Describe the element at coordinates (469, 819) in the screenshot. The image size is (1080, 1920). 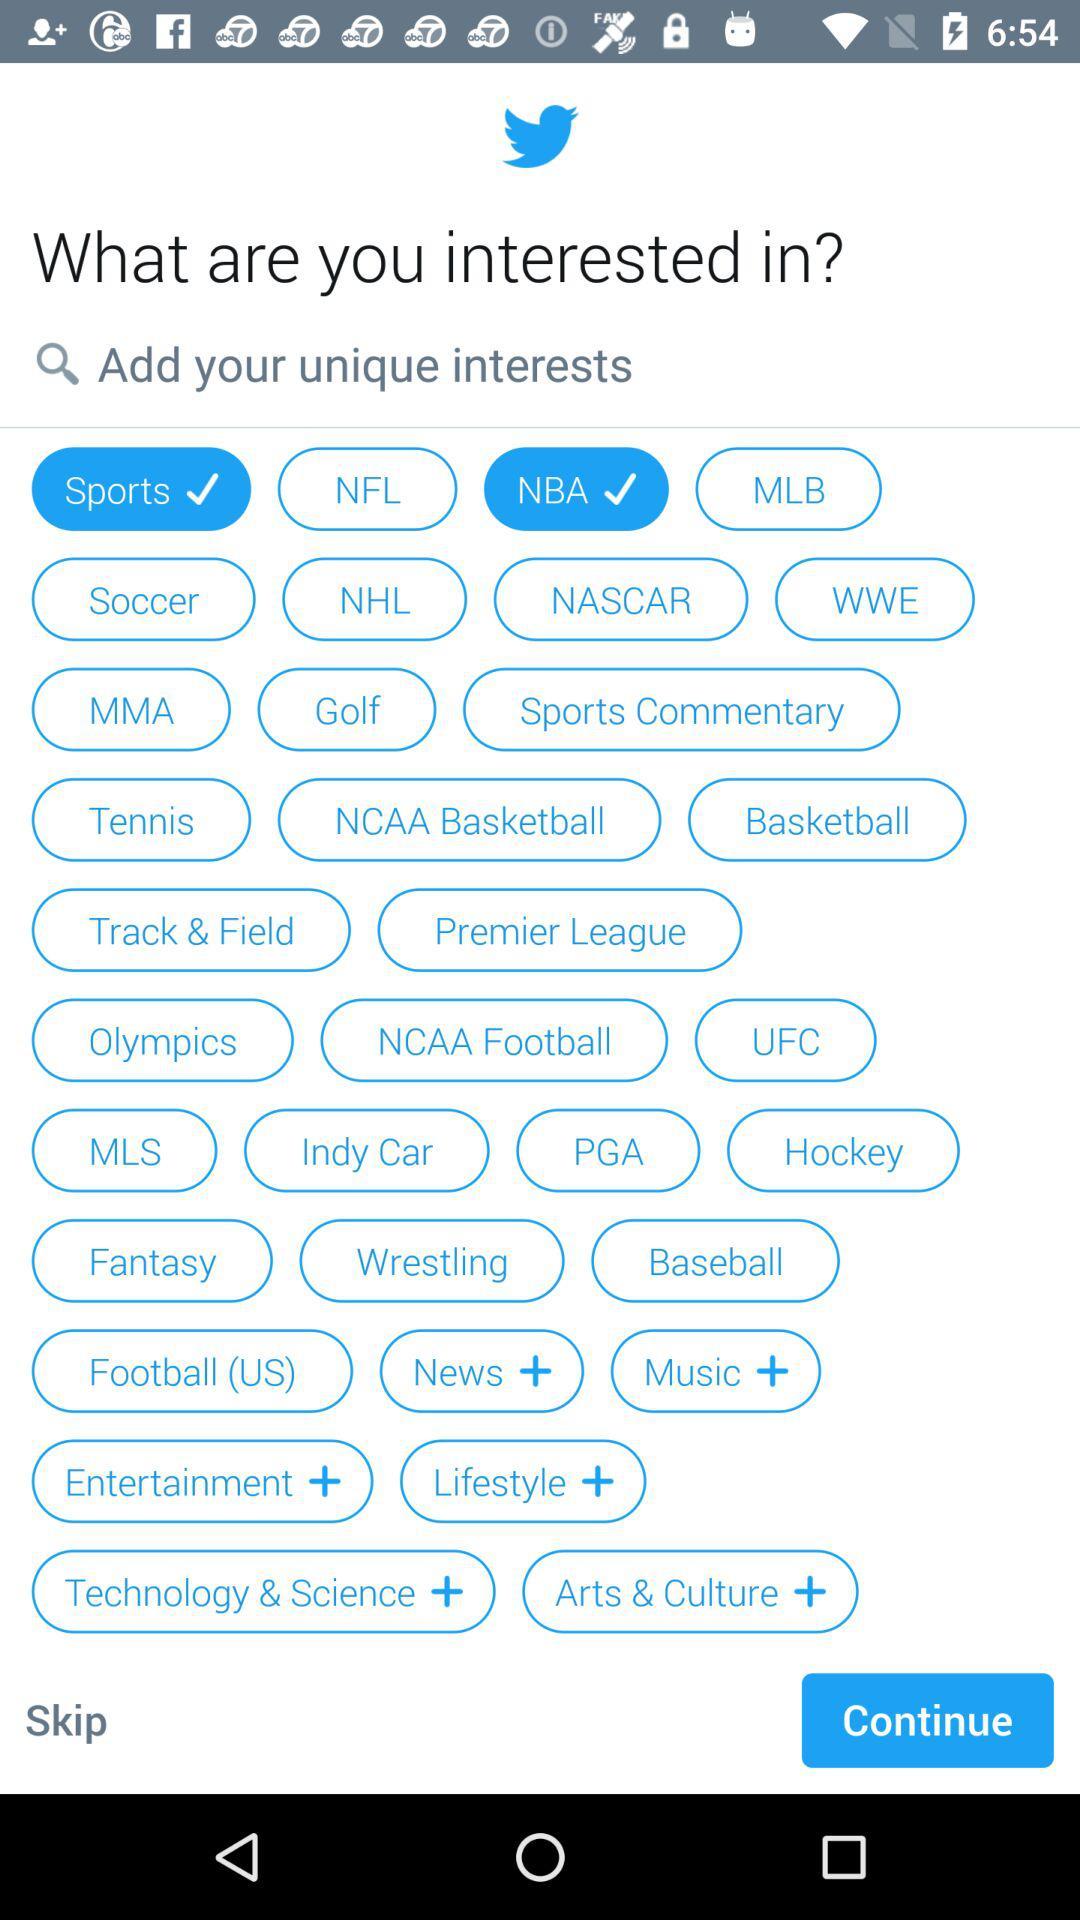
I see `the item above the track & field icon` at that location.